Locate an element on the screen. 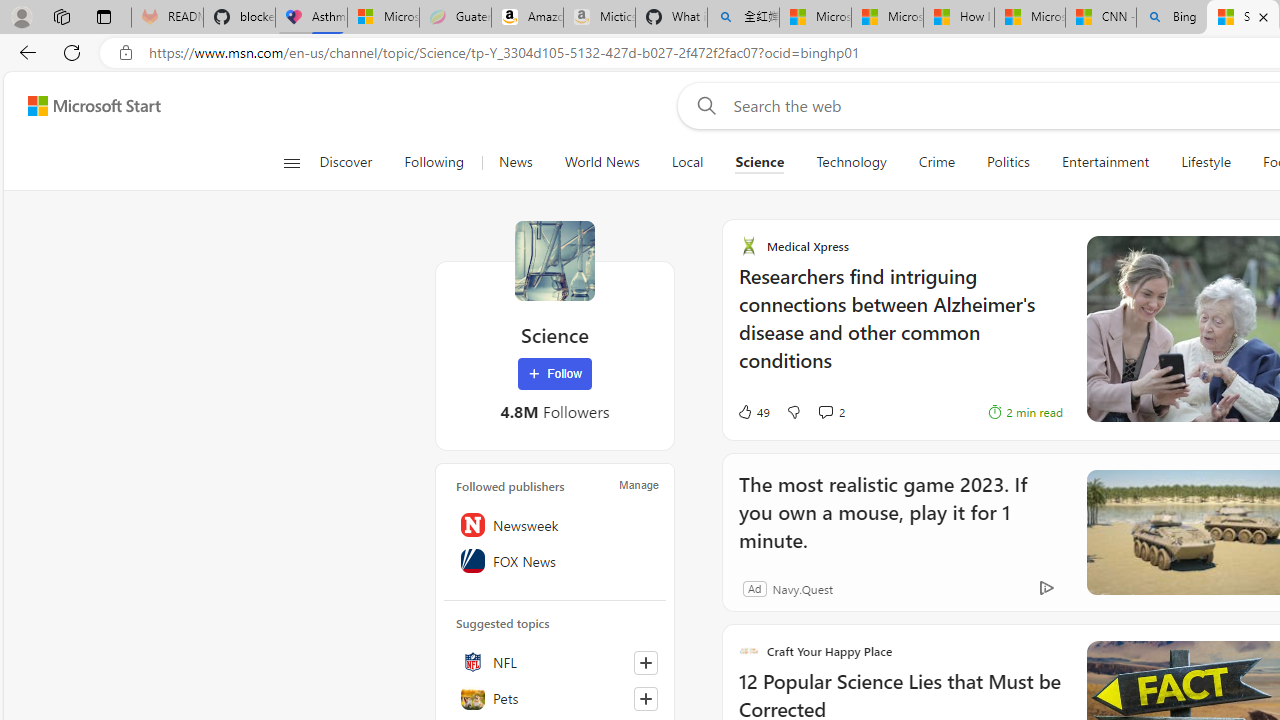 The image size is (1280, 720). 'Dislike' is located at coordinates (792, 411).